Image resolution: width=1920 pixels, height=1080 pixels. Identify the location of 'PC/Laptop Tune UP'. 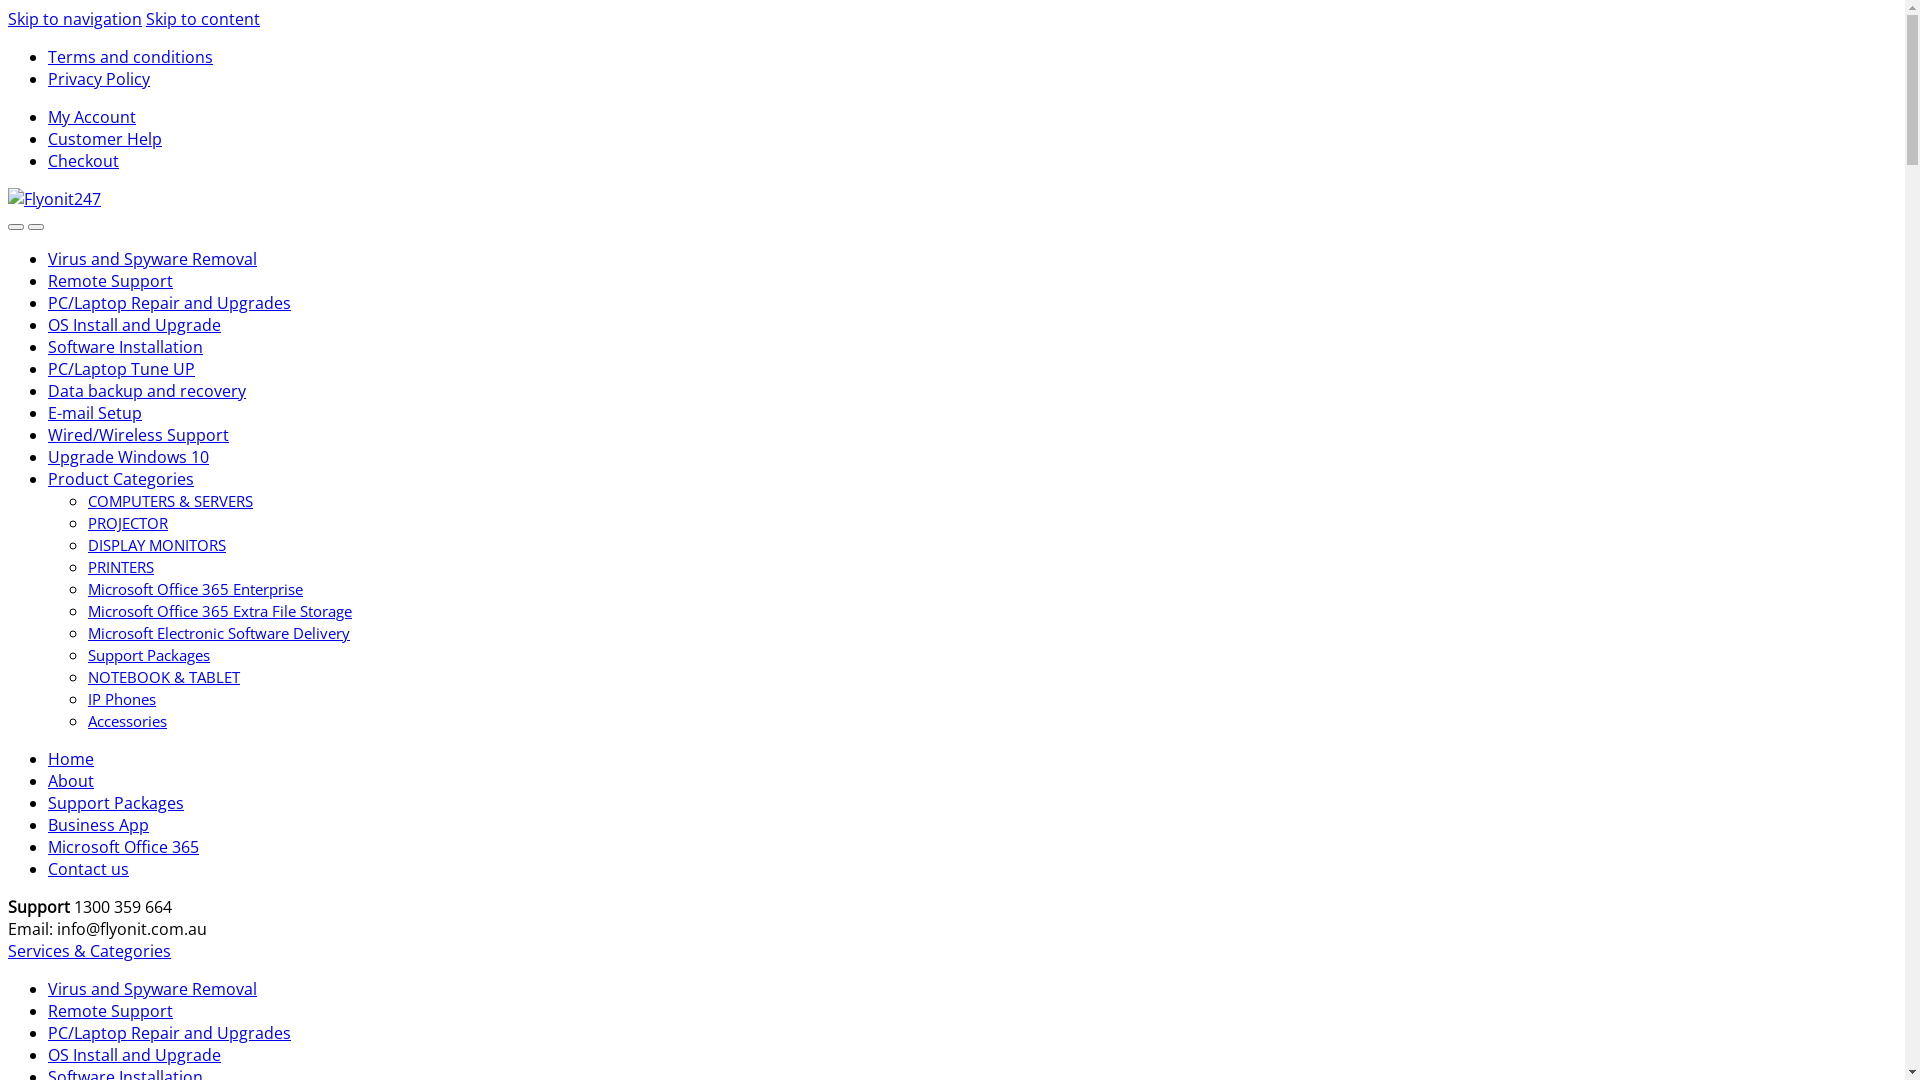
(120, 369).